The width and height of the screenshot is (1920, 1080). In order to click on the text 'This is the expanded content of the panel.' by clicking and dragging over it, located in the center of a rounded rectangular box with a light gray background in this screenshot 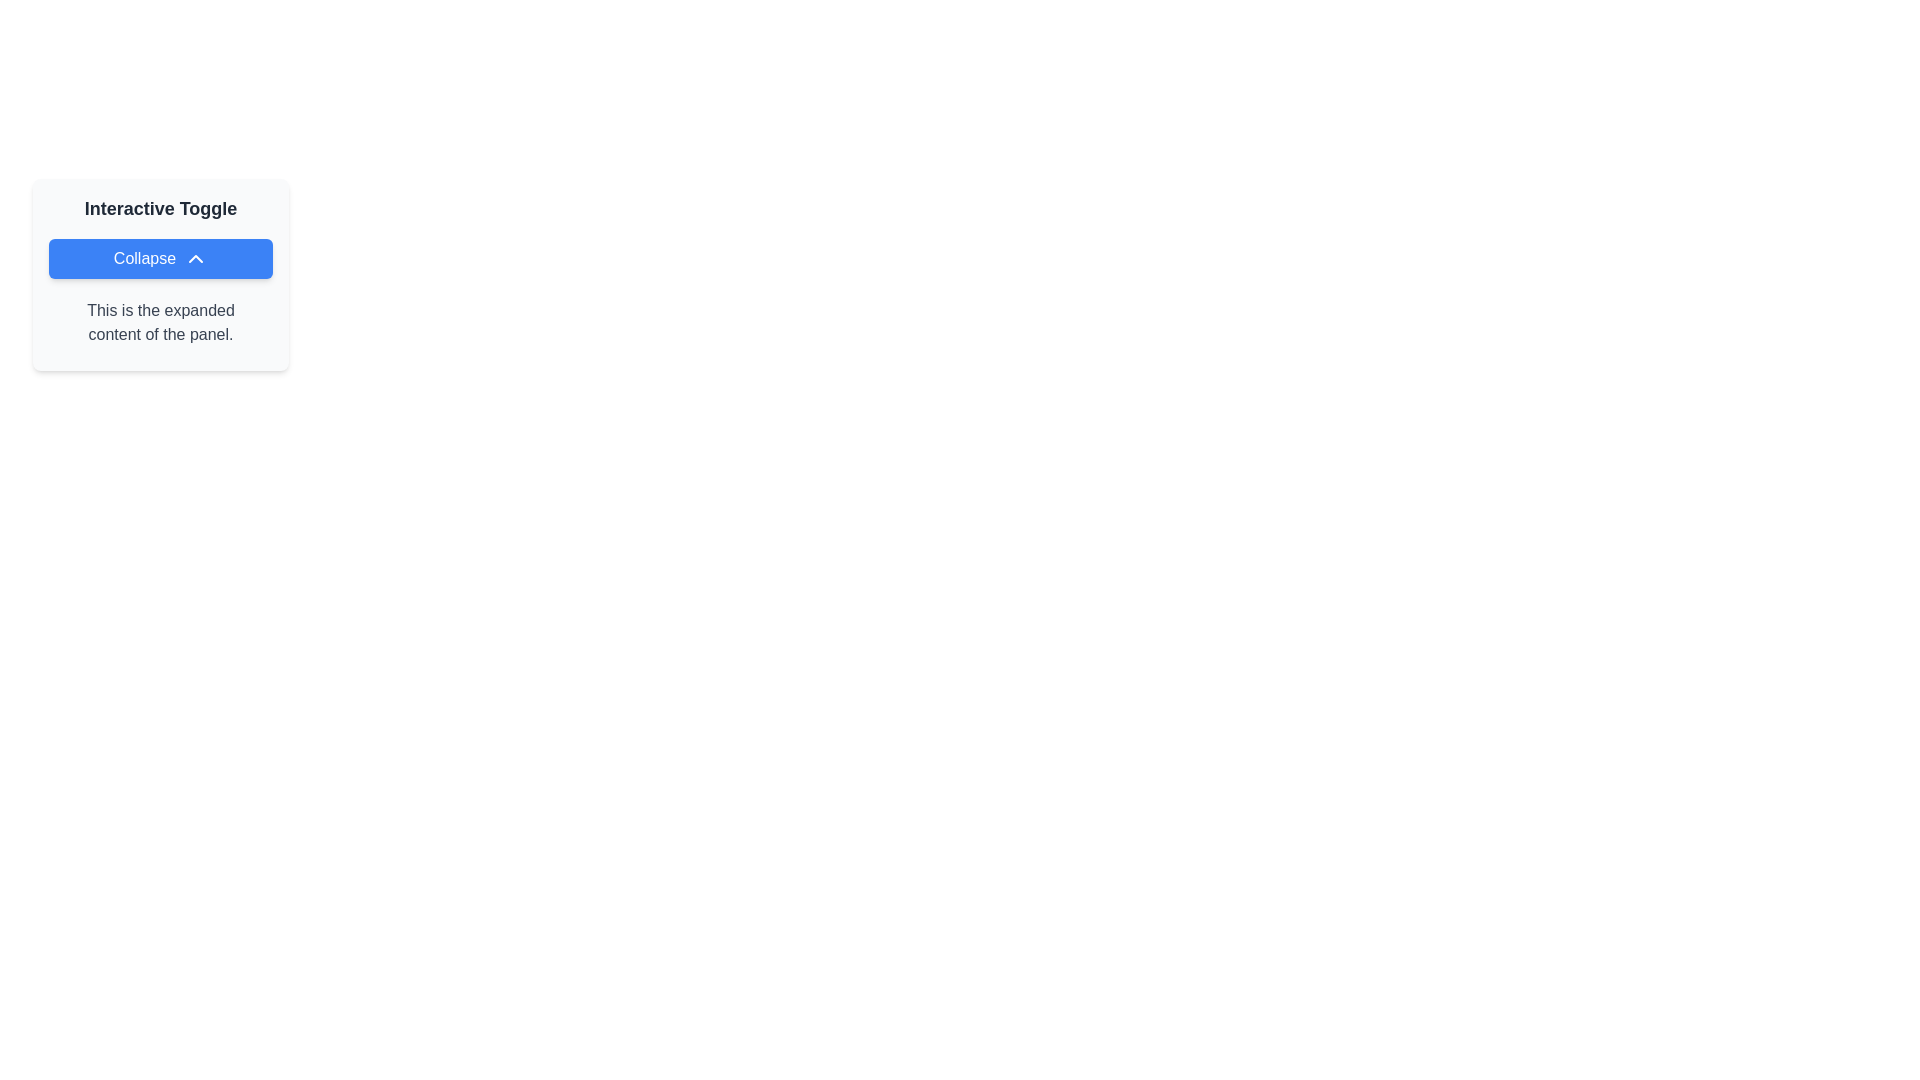, I will do `click(161, 322)`.